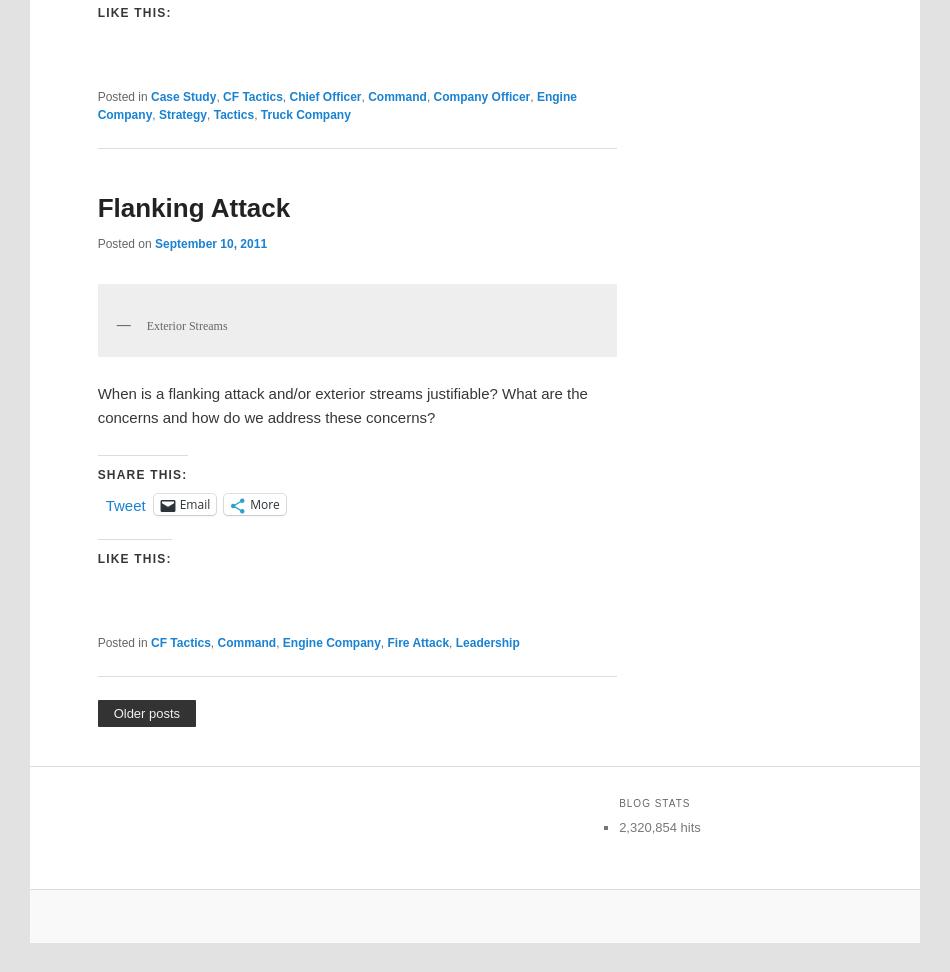 This screenshot has width=950, height=972. What do you see at coordinates (210, 243) in the screenshot?
I see `'September 10, 2011'` at bounding box center [210, 243].